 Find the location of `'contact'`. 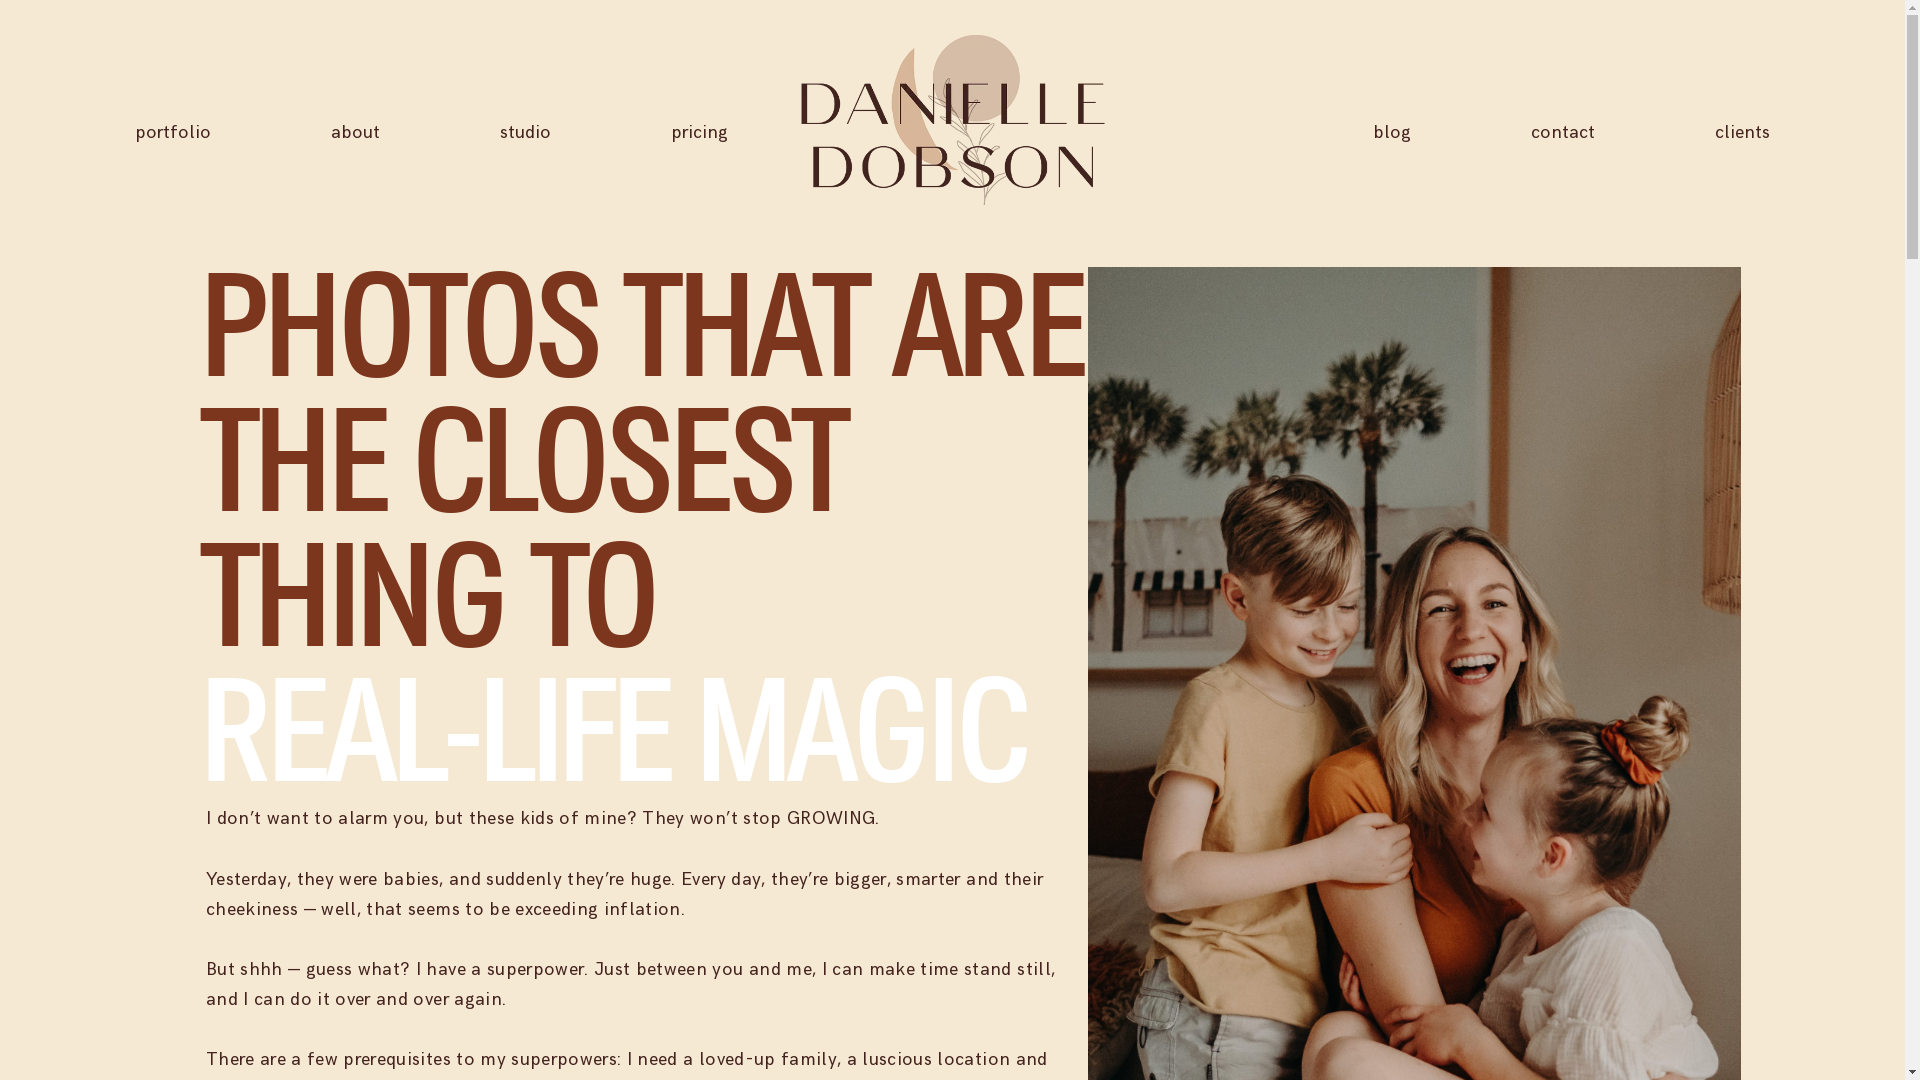

'contact' is located at coordinates (1562, 132).